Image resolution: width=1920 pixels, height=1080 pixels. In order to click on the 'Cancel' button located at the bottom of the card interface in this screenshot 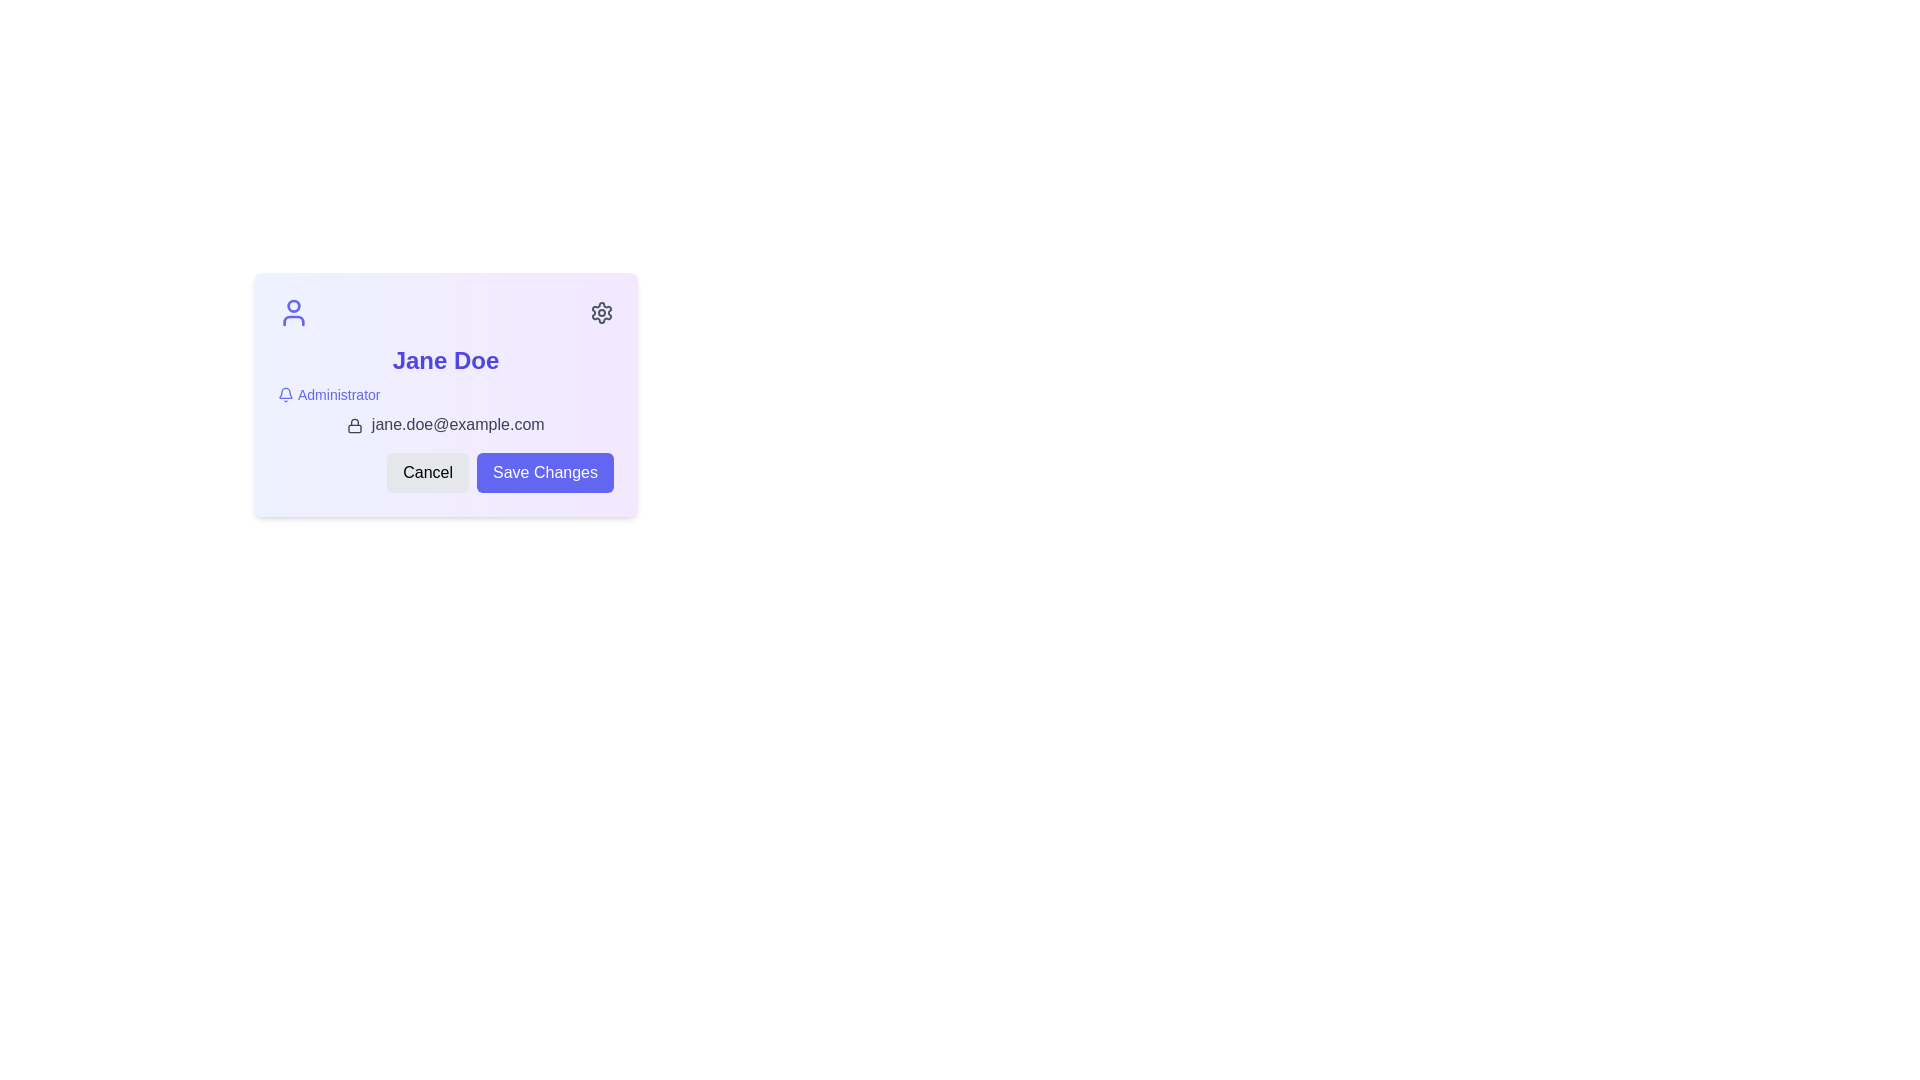, I will do `click(427, 473)`.